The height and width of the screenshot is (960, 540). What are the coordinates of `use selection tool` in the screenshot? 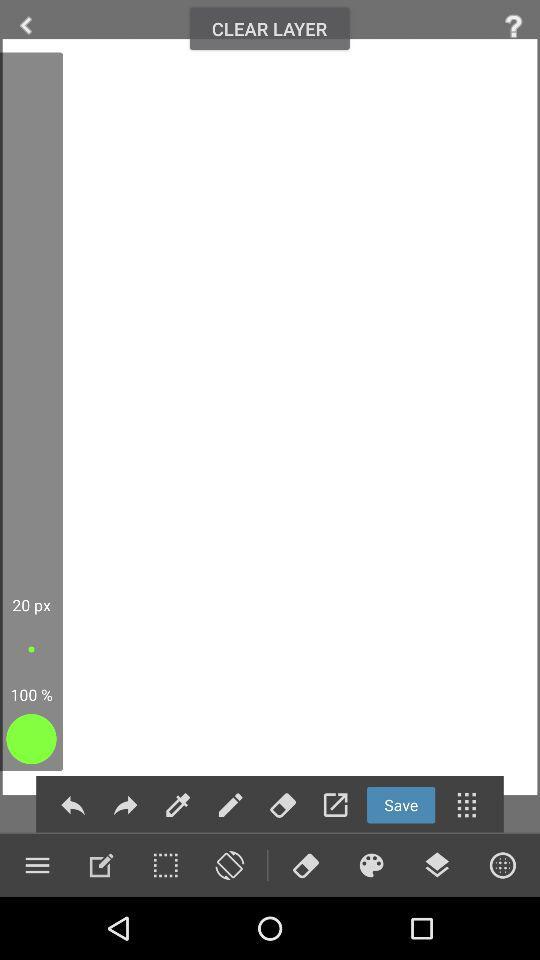 It's located at (164, 864).